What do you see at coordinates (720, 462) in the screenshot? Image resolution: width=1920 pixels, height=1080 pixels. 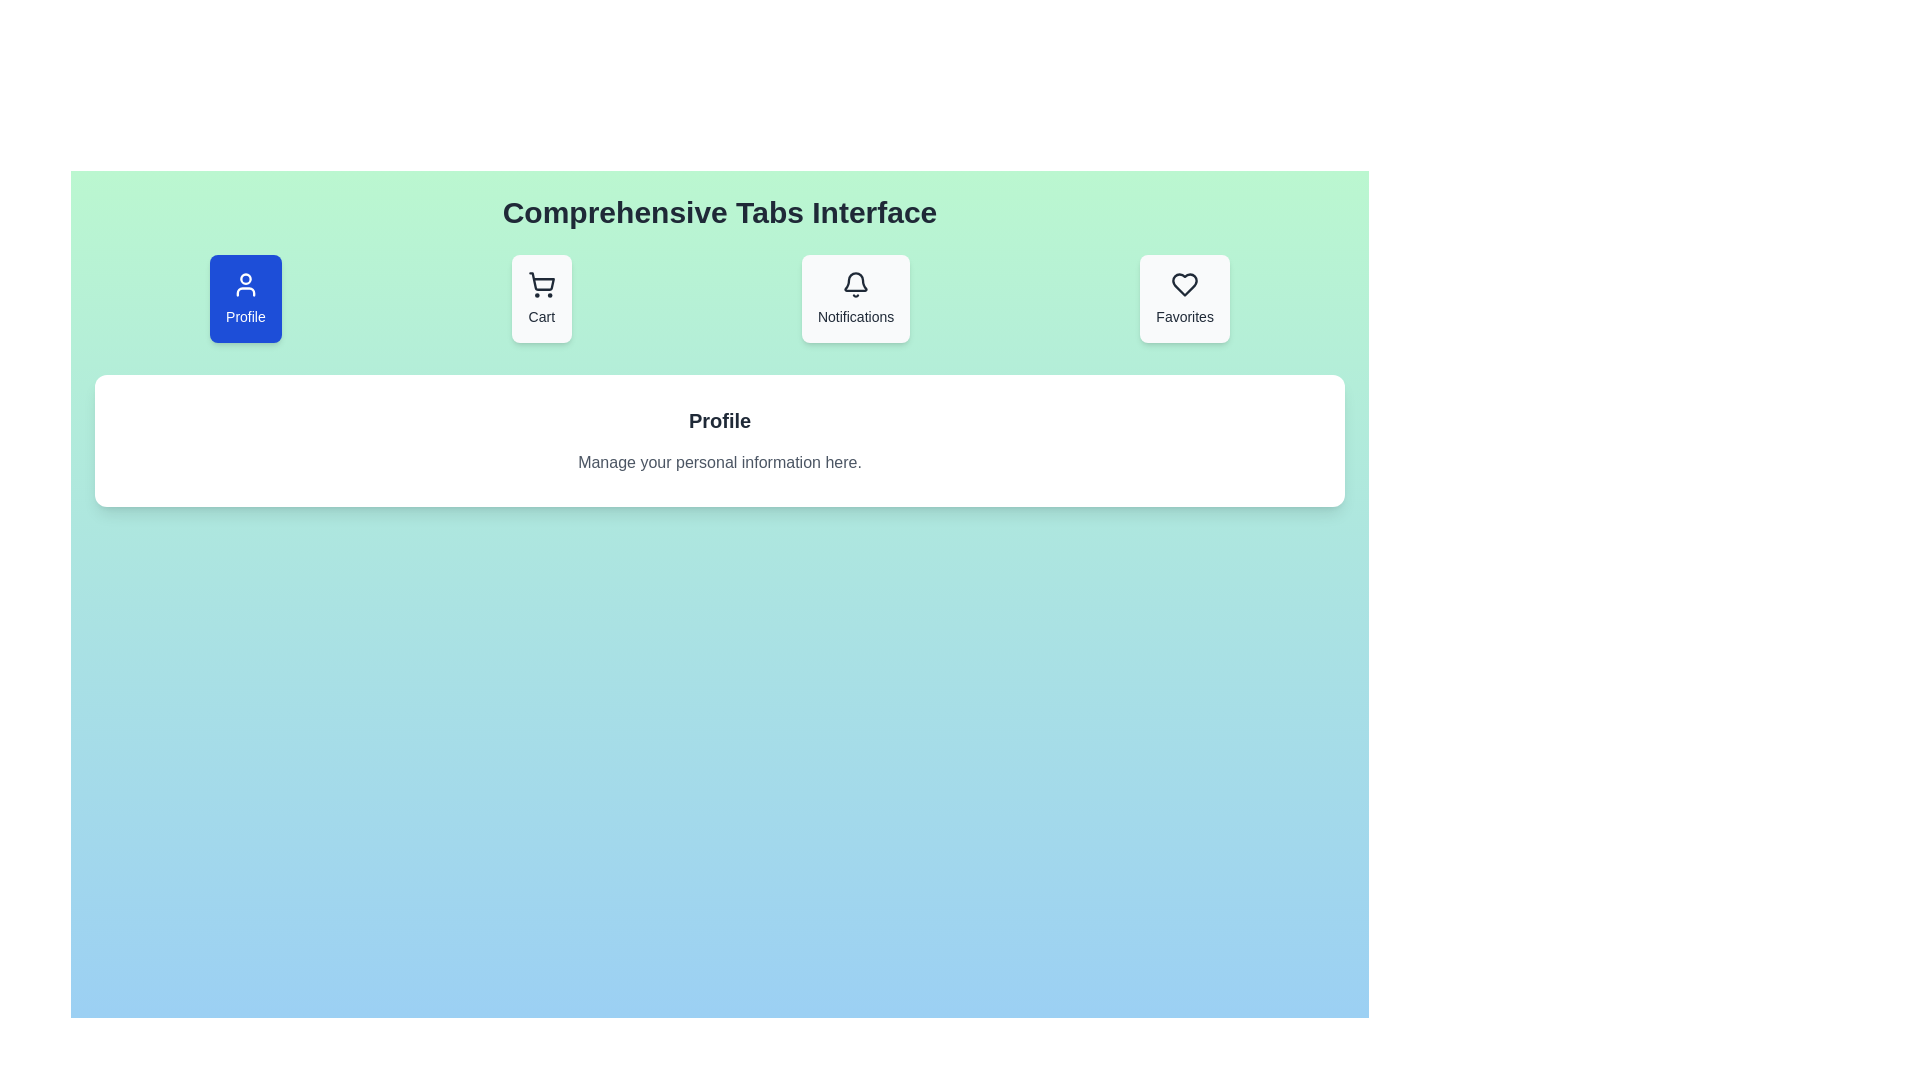 I see `the text label displaying 'Manage your personal information here.' which is located below the title 'Profile' within a white rectangular section` at bounding box center [720, 462].